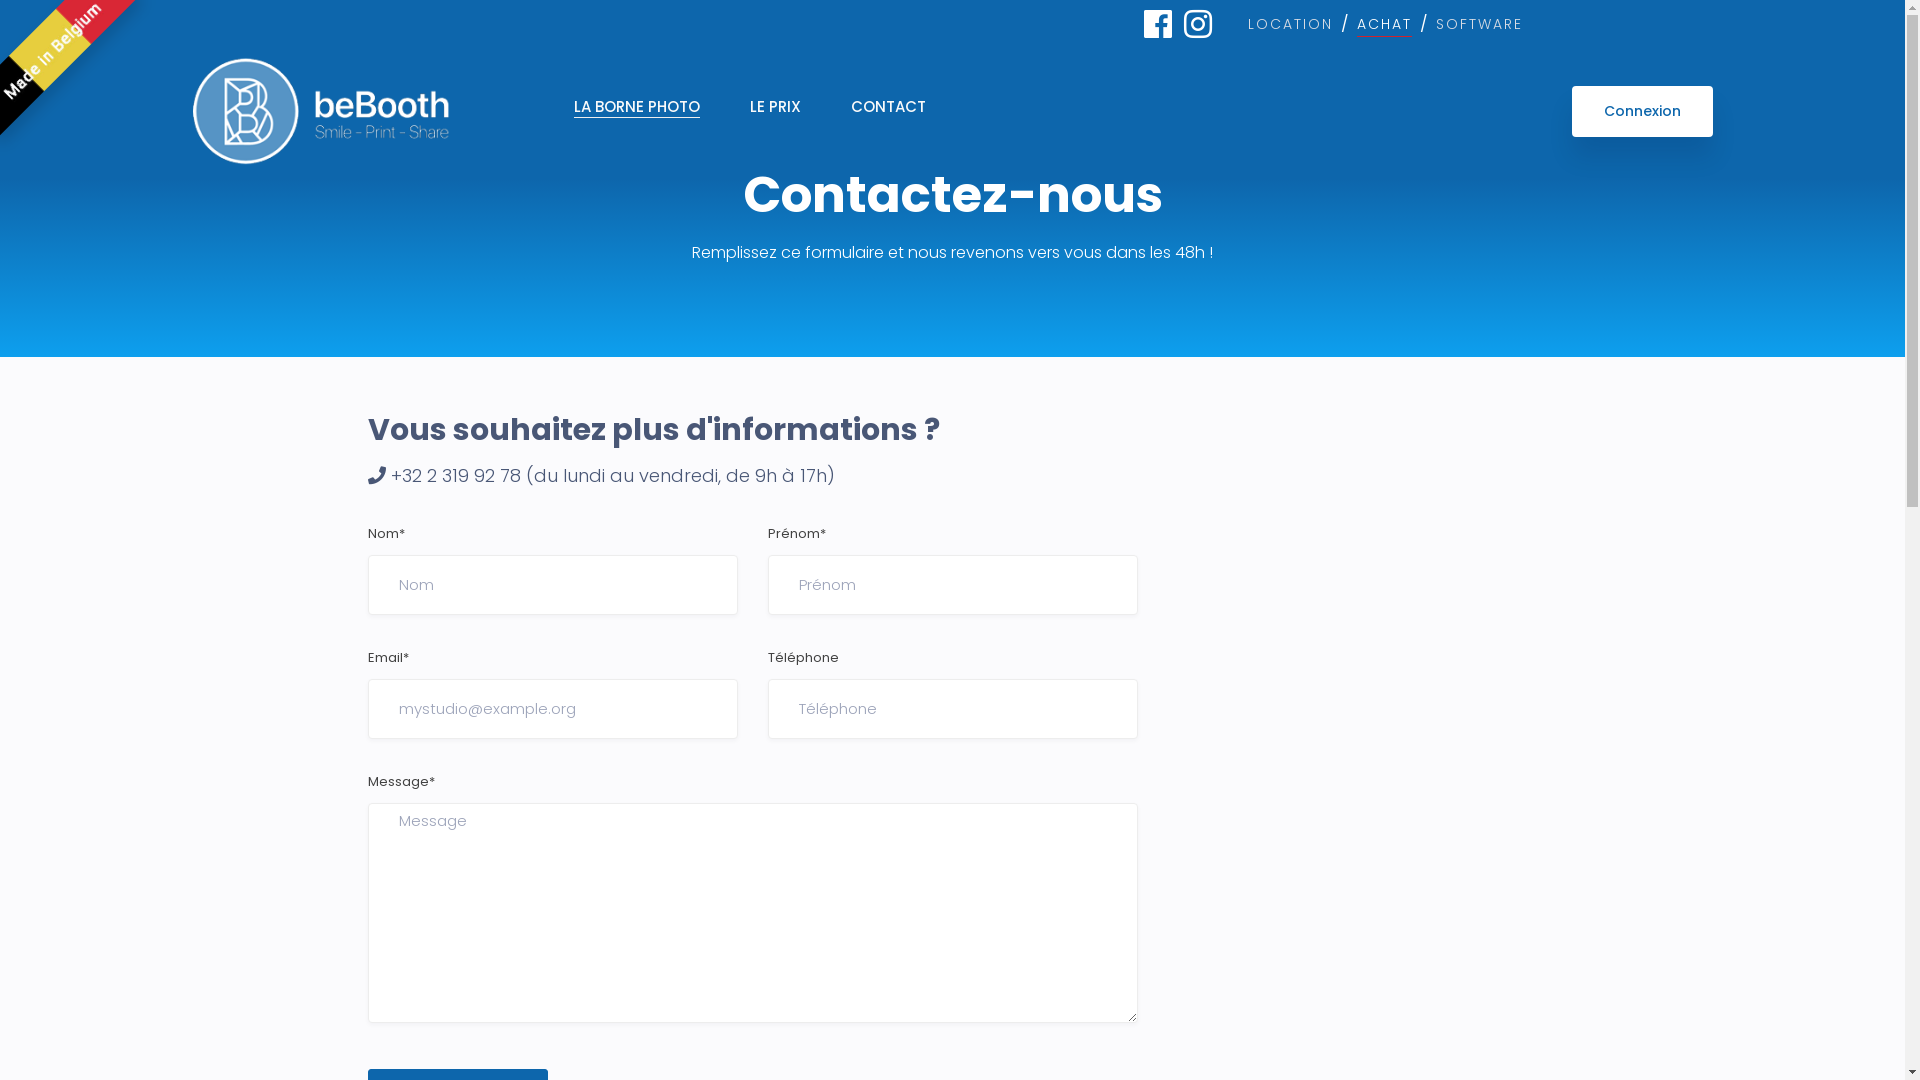  Describe the element at coordinates (1434, 23) in the screenshot. I see `'SOFTWARE'` at that location.